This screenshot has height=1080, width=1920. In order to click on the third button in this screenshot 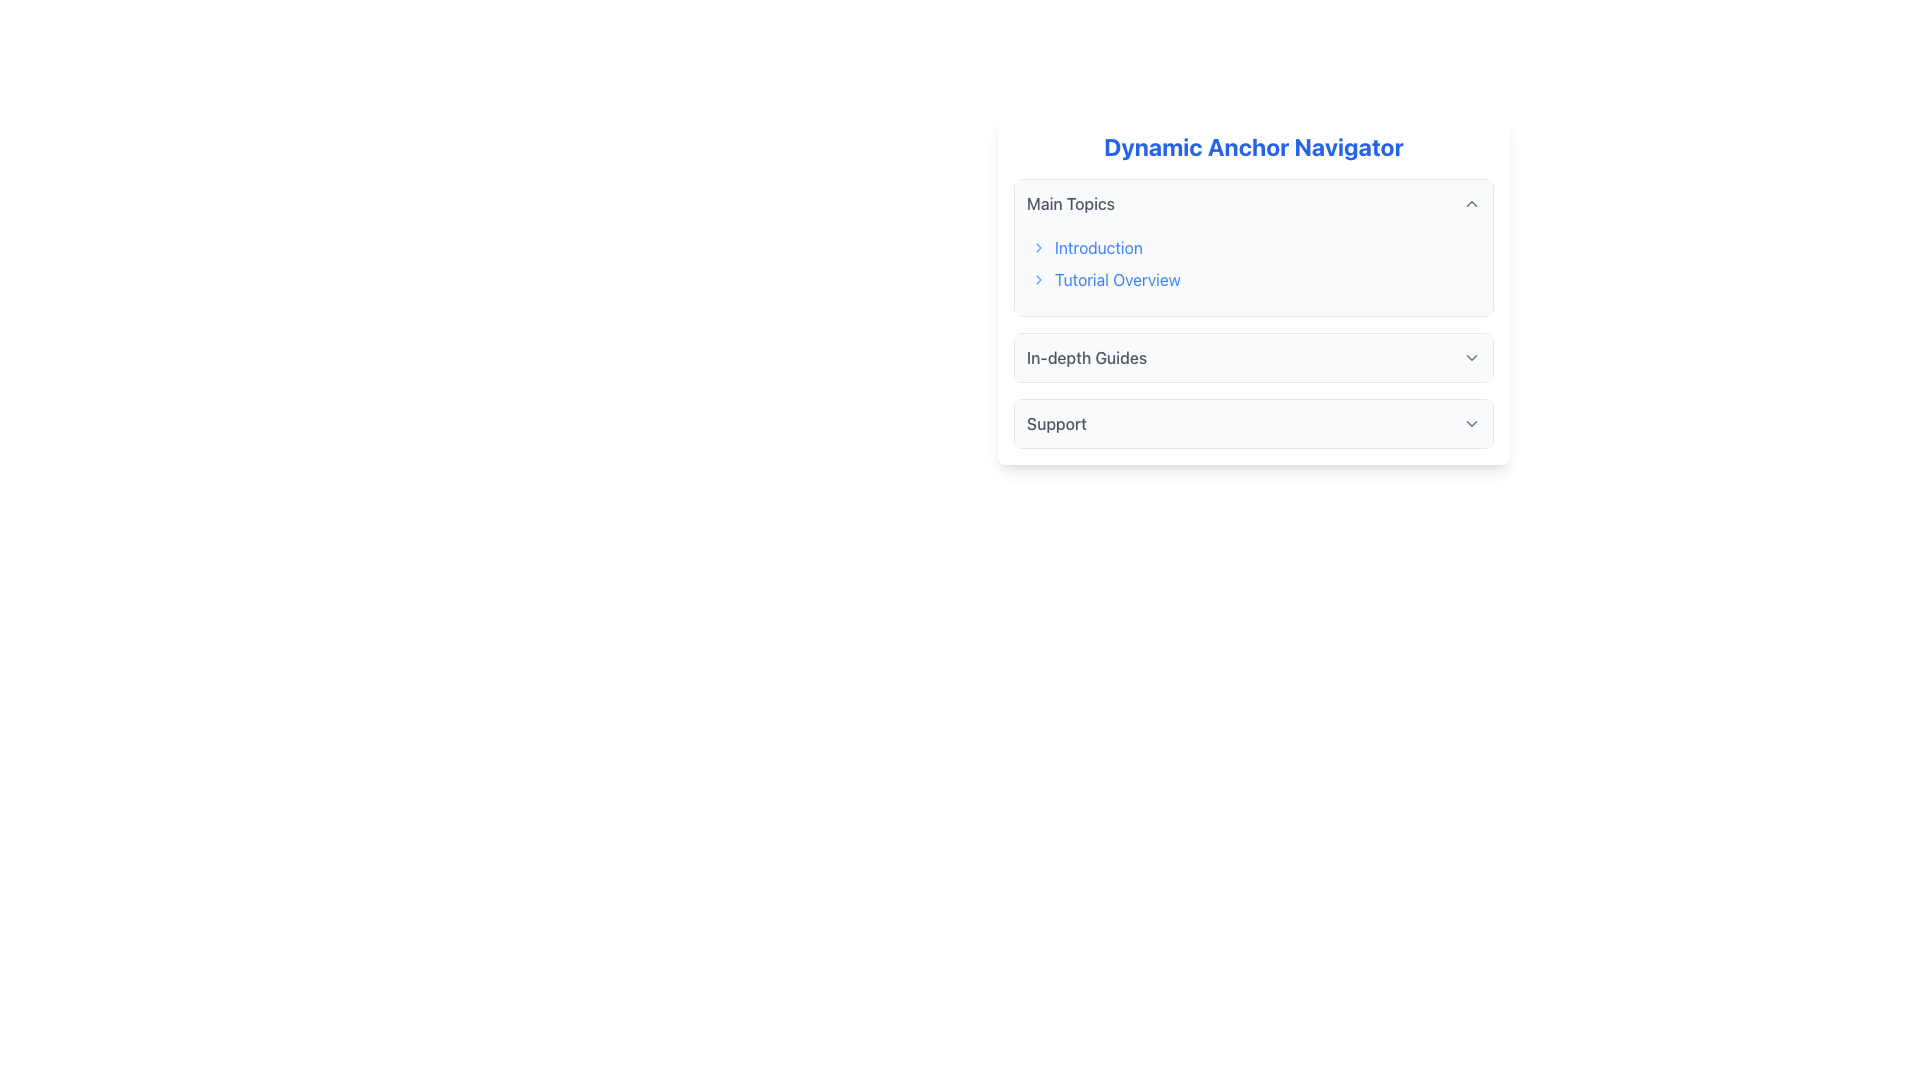, I will do `click(1252, 357)`.